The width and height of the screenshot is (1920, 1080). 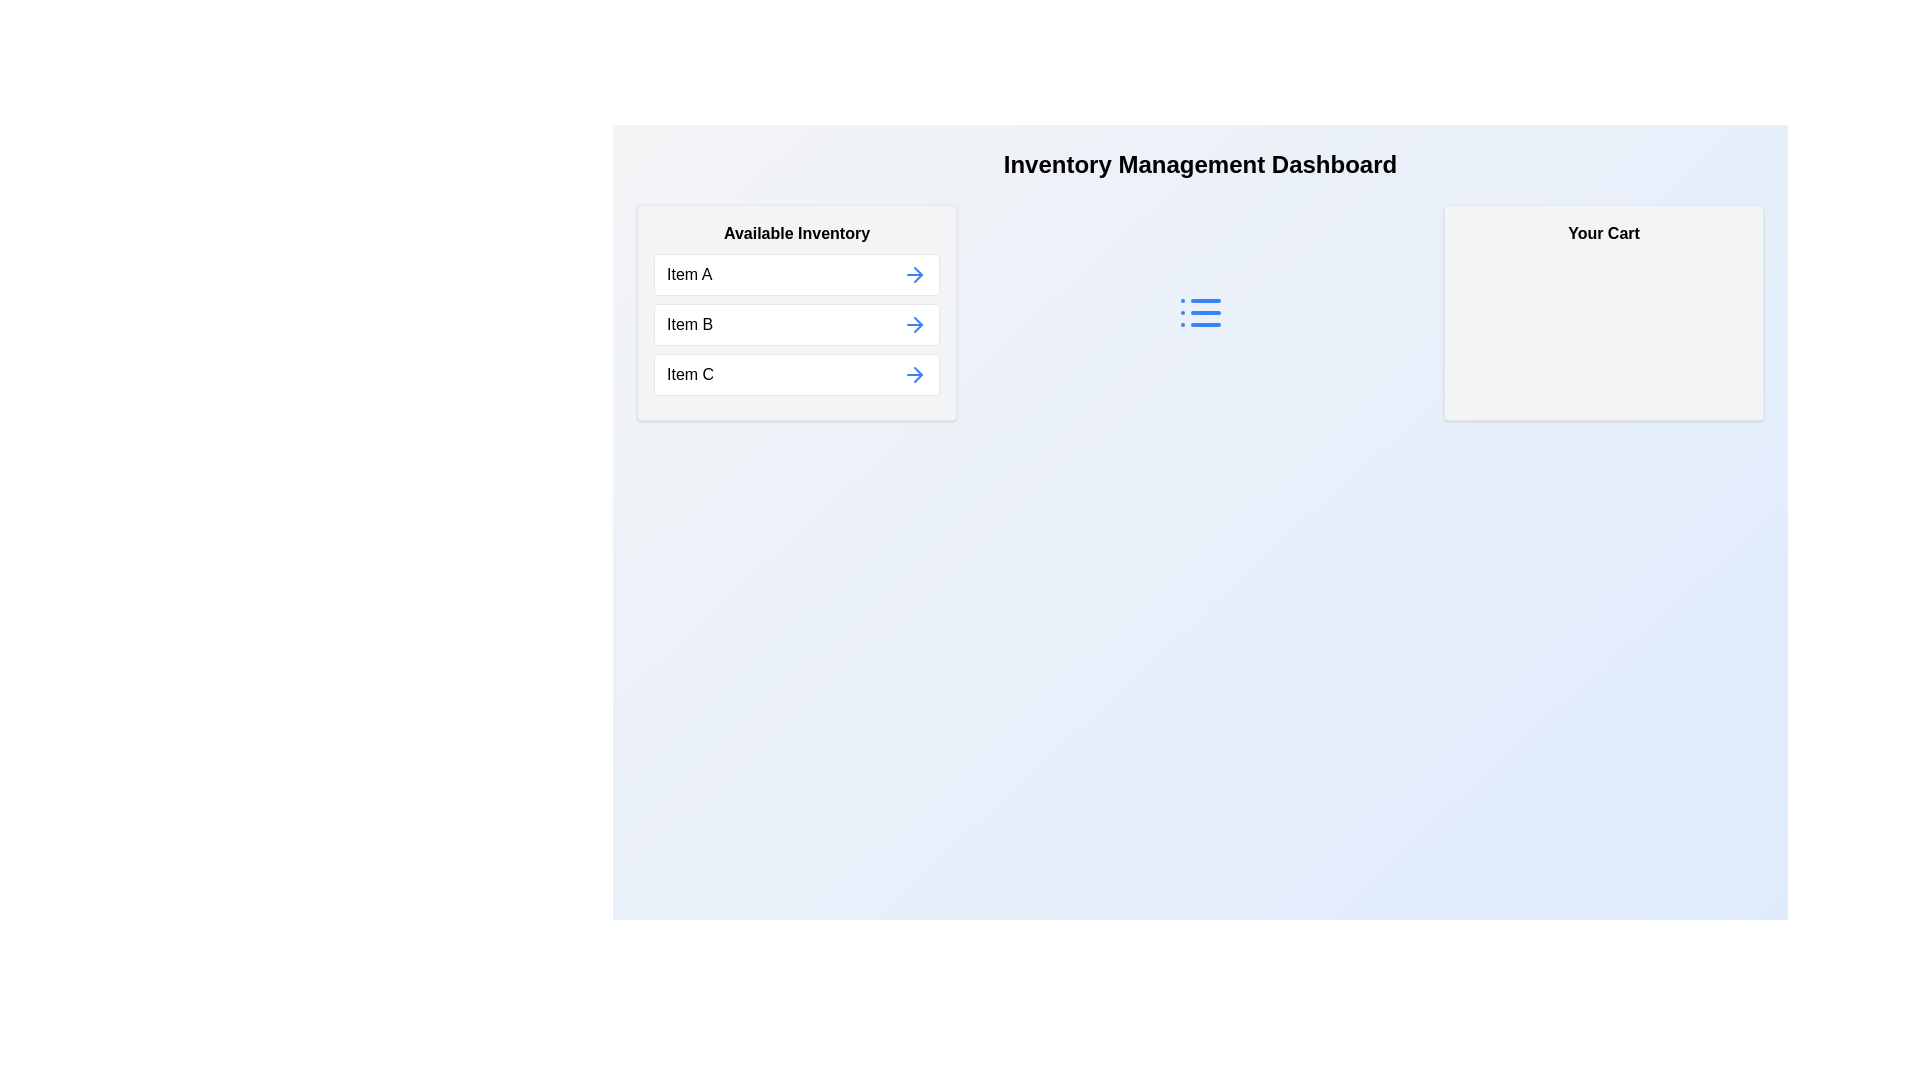 I want to click on the arrow button next to Item A in 'Available Inventory' to move it to 'Your Cart', so click(x=914, y=274).